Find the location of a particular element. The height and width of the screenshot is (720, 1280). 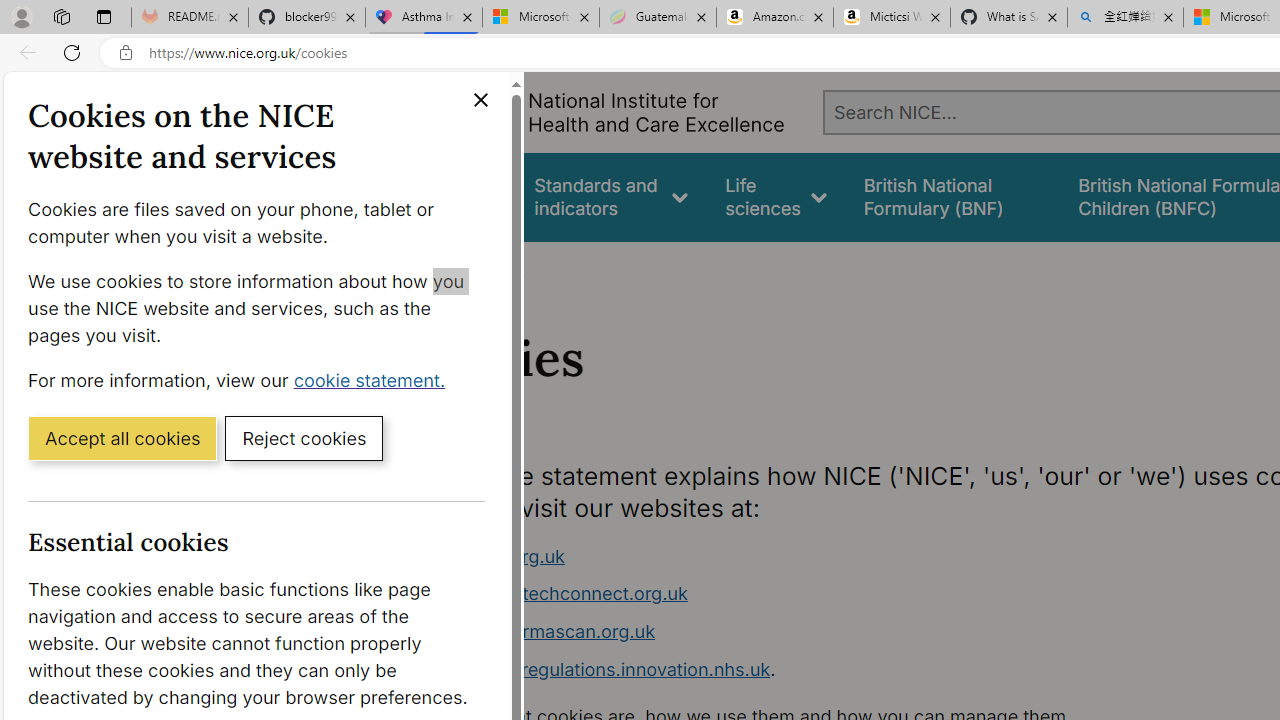

'Microsoft-Report a Concern to Bing' is located at coordinates (540, 17).